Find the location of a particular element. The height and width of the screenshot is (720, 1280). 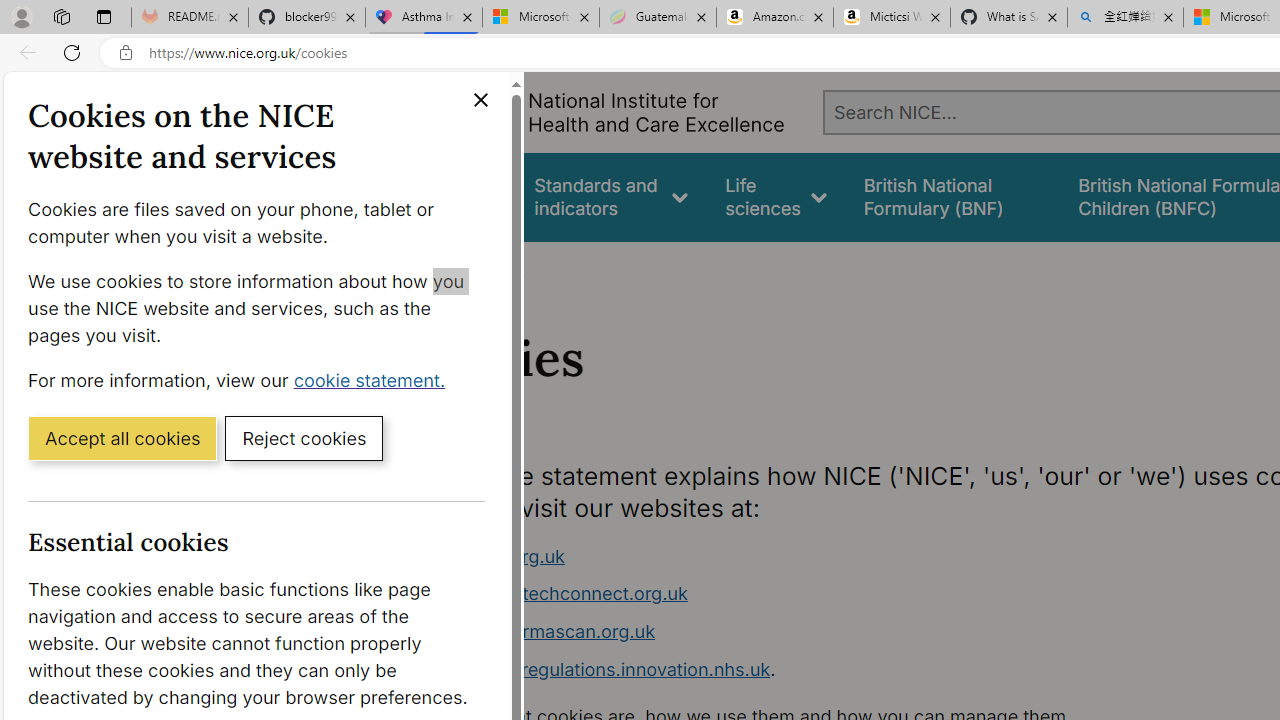

'Microsoft-Report a Concern to Bing' is located at coordinates (540, 17).